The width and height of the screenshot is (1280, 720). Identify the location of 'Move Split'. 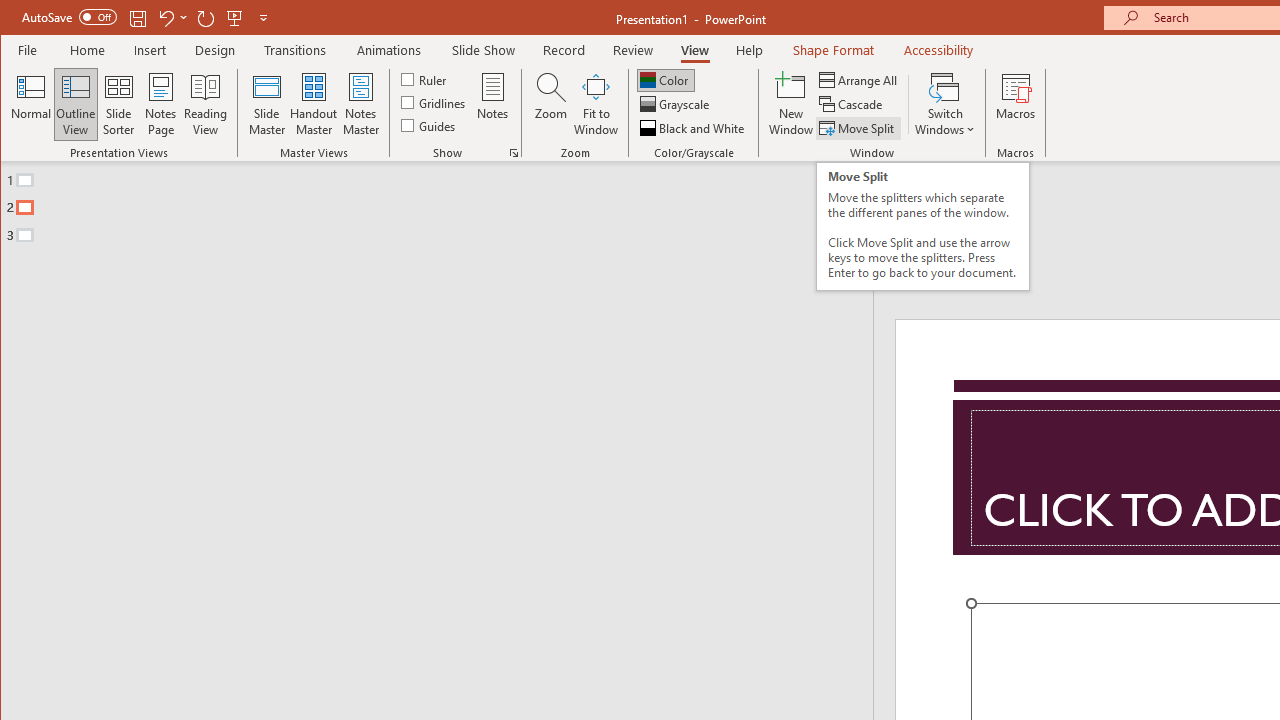
(858, 128).